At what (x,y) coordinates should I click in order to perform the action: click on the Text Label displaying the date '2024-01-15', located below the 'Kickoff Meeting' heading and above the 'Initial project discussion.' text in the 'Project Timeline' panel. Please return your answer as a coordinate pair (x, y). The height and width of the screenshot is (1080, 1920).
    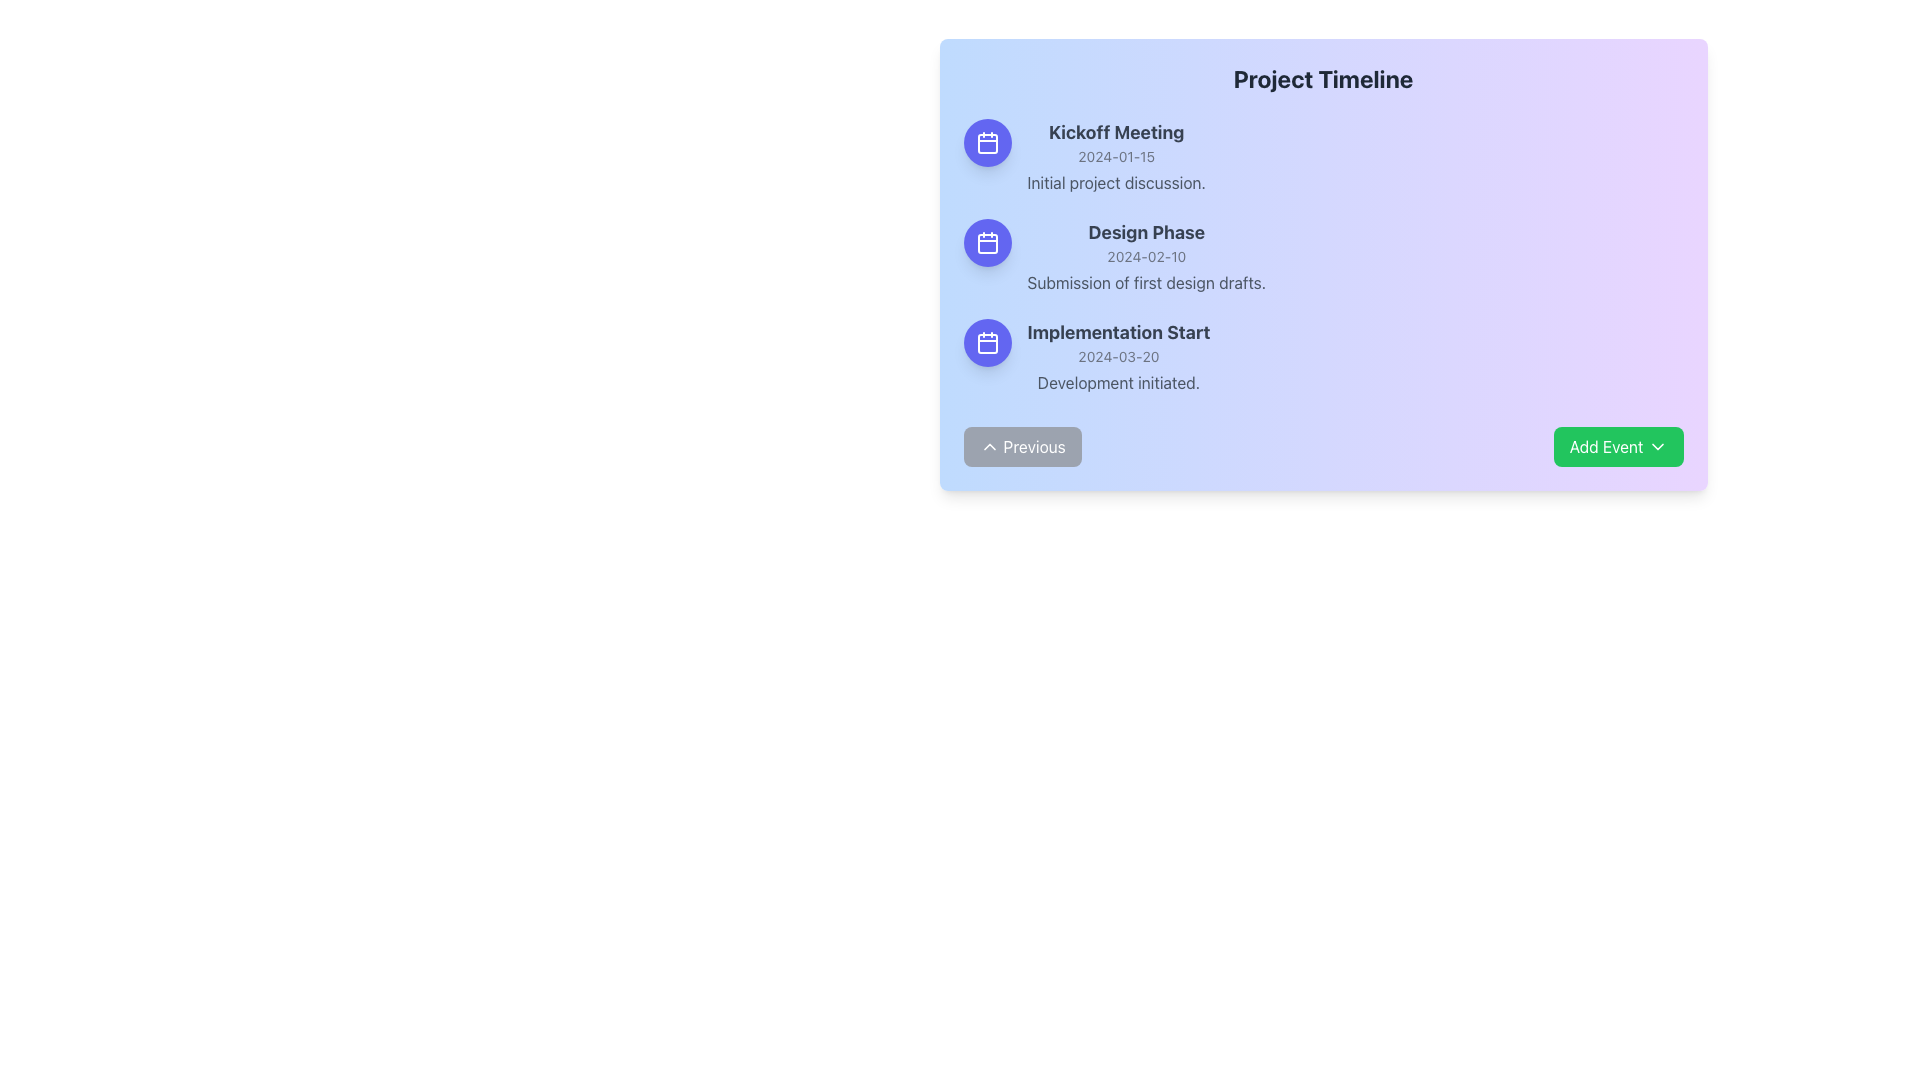
    Looking at the image, I should click on (1115, 156).